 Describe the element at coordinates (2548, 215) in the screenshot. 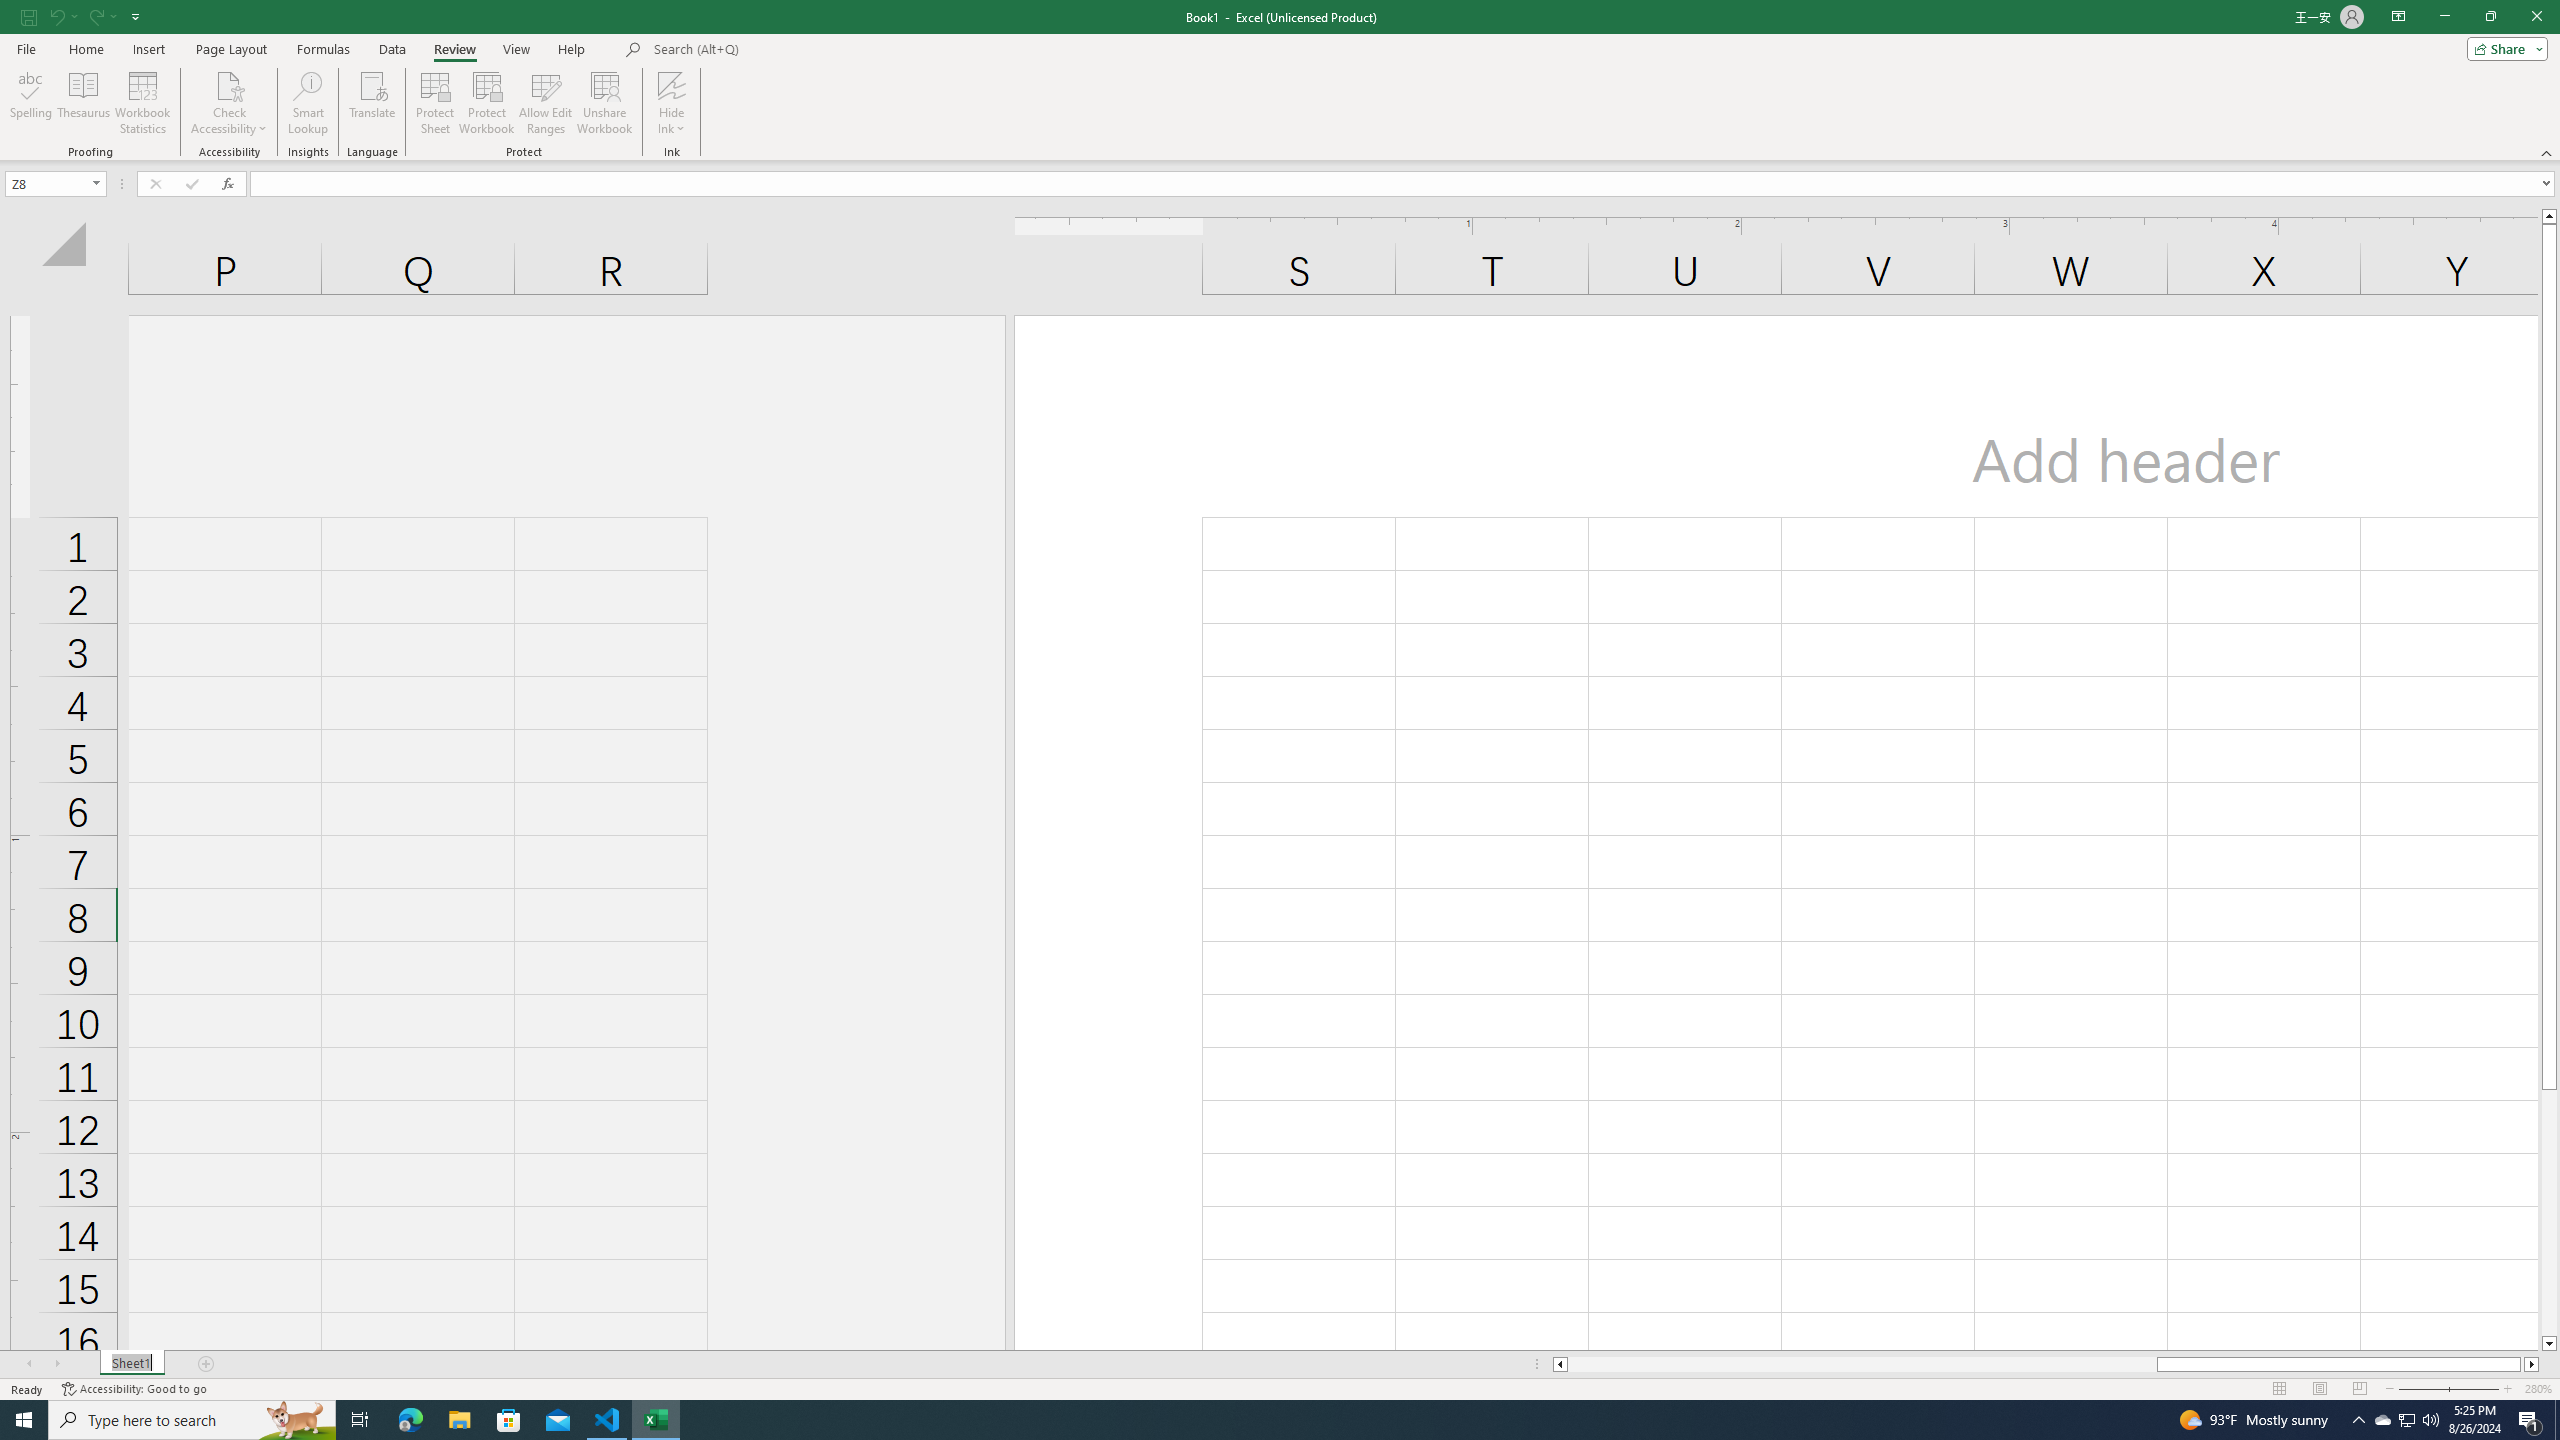

I see `'Line up'` at that location.